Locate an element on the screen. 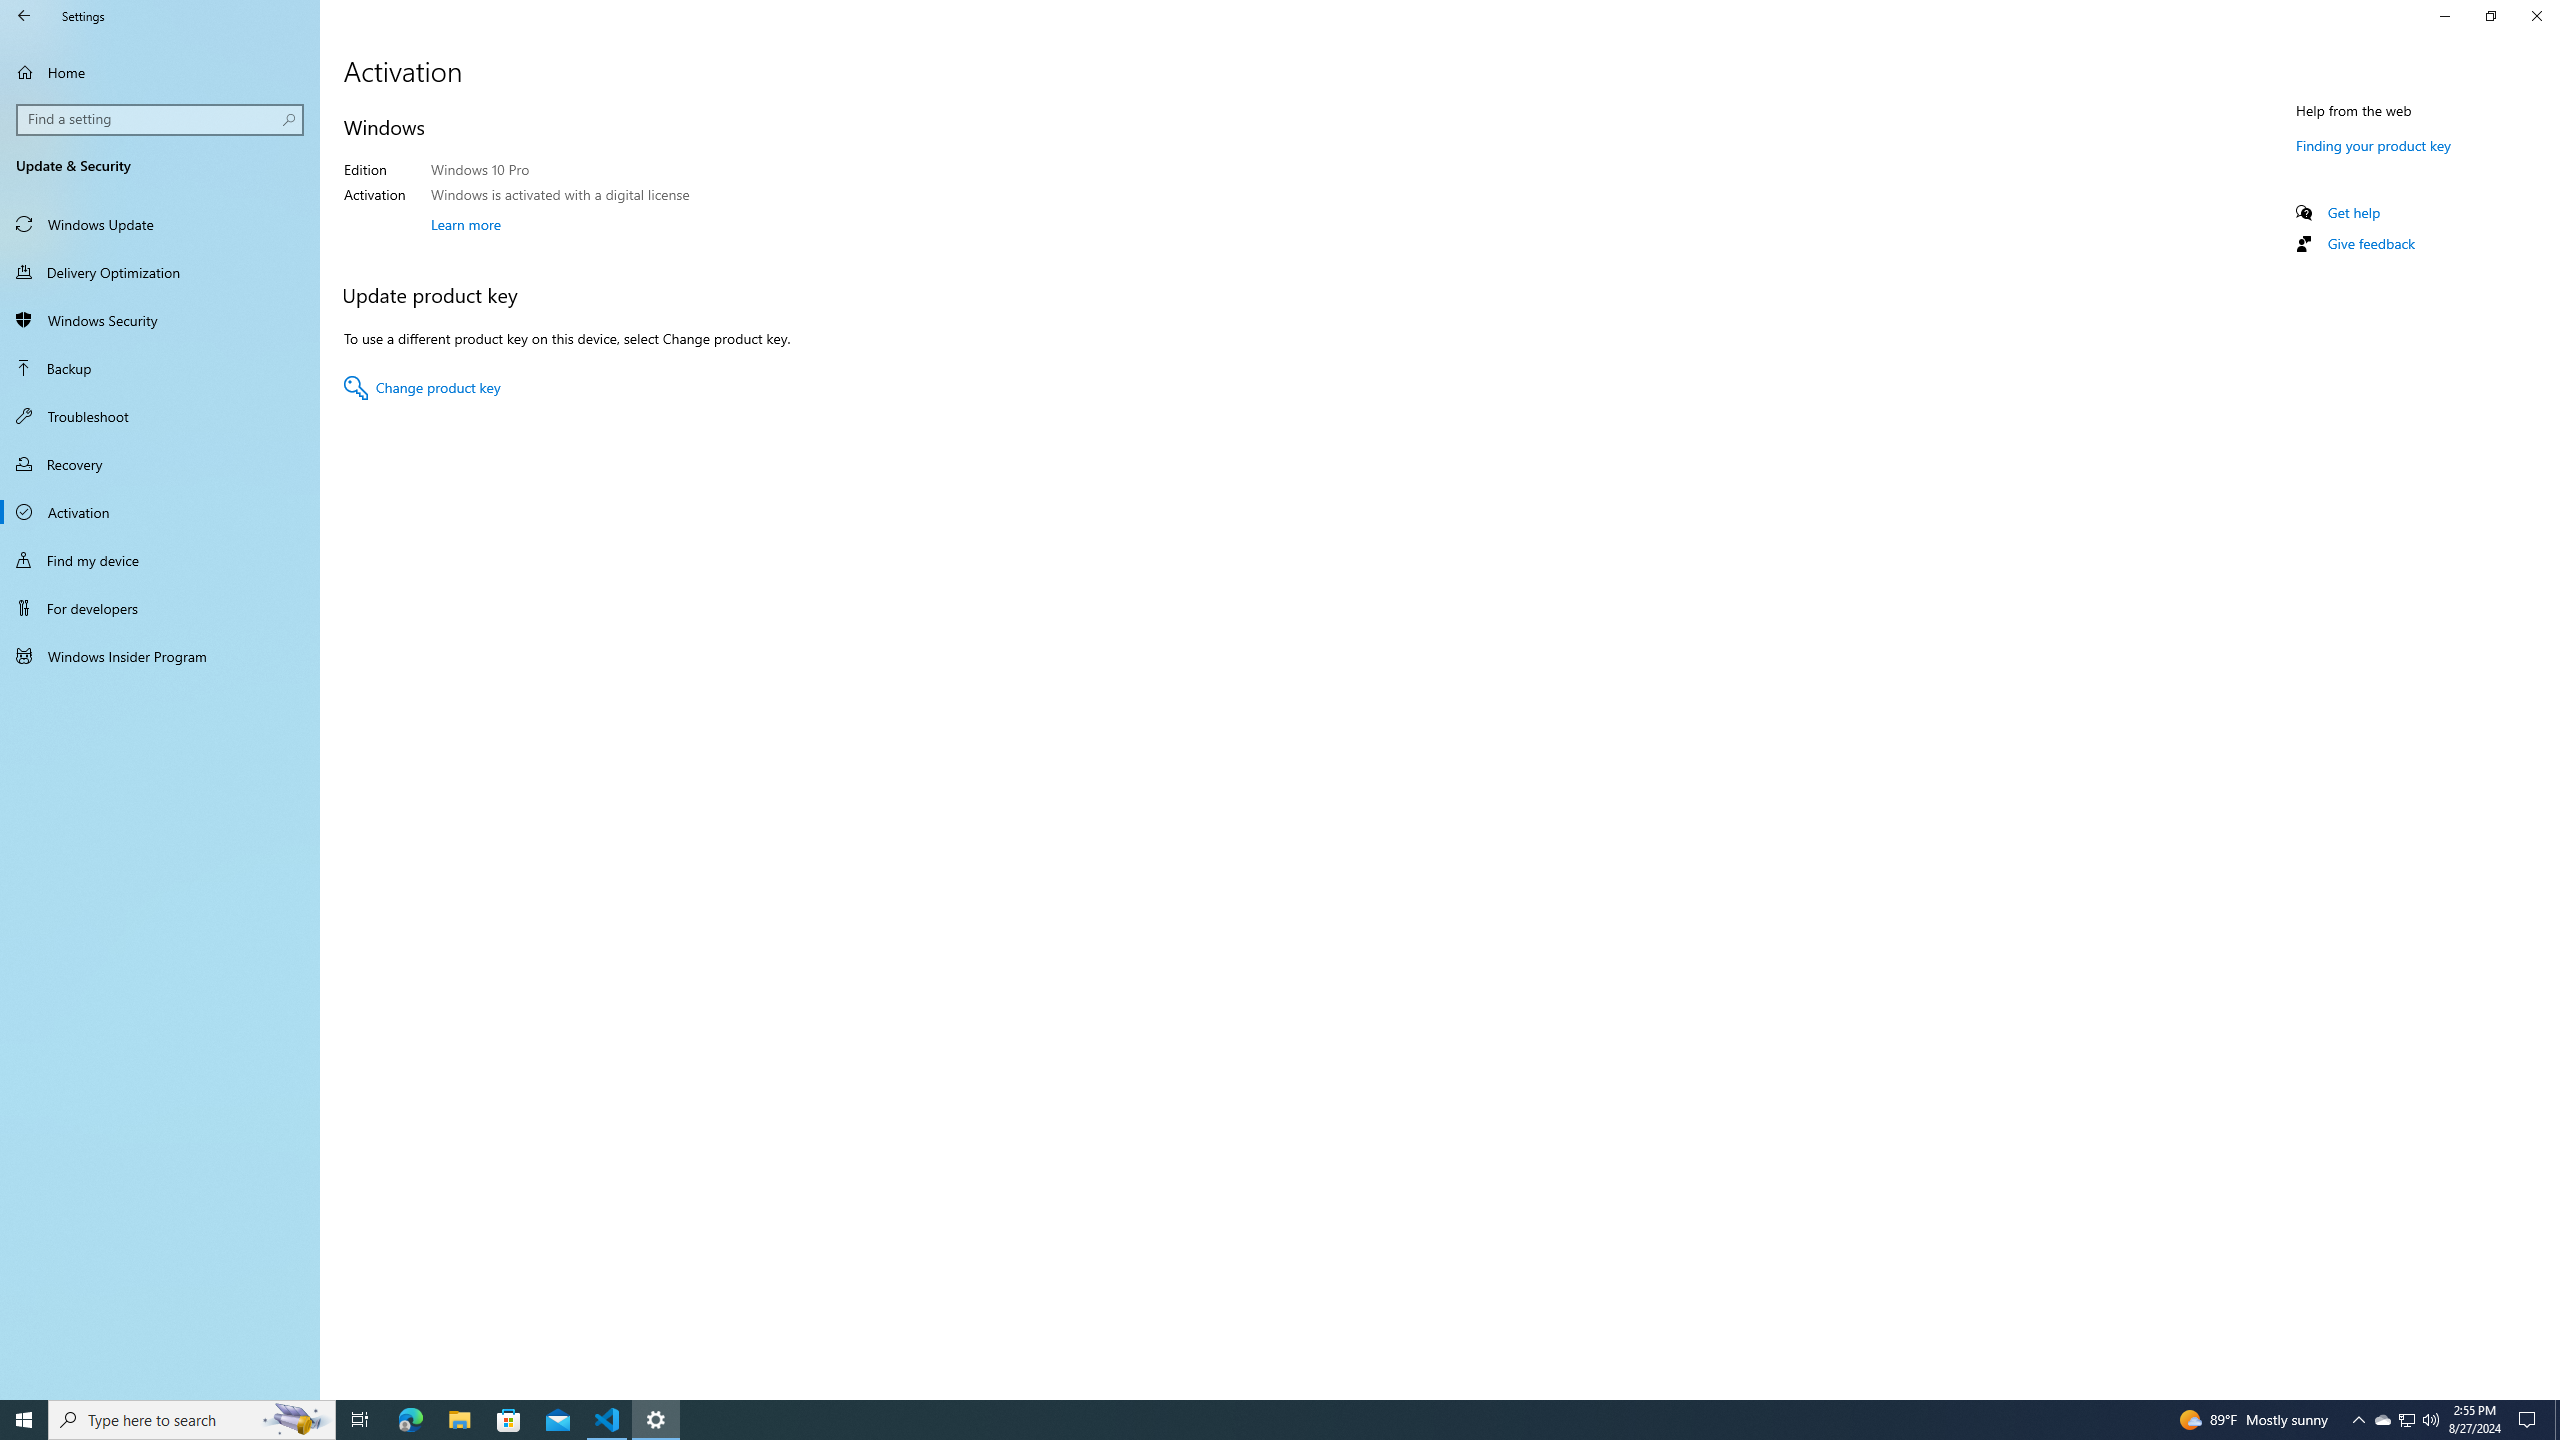 The height and width of the screenshot is (1440, 2560). 'Settings - 1 running window' is located at coordinates (656, 1418).